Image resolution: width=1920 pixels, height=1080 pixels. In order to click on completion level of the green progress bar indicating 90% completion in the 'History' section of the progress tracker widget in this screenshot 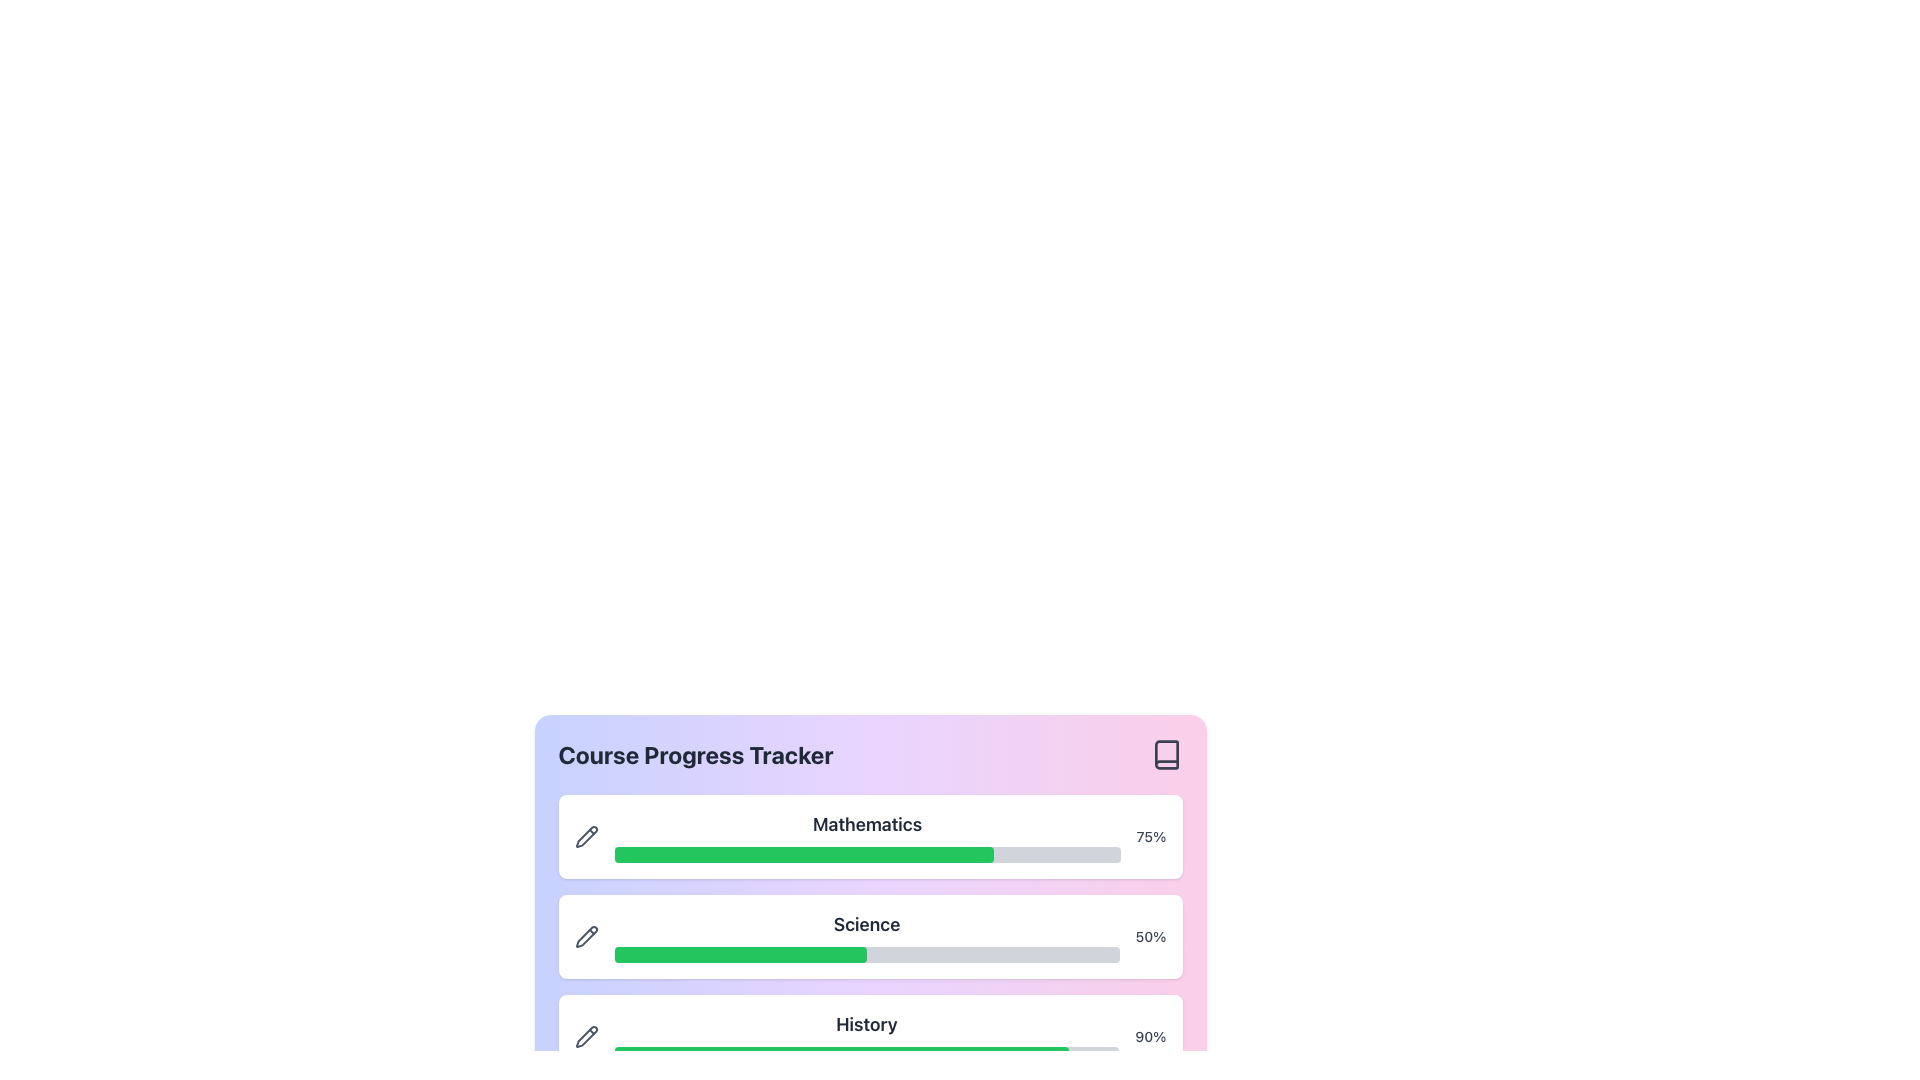, I will do `click(841, 1054)`.